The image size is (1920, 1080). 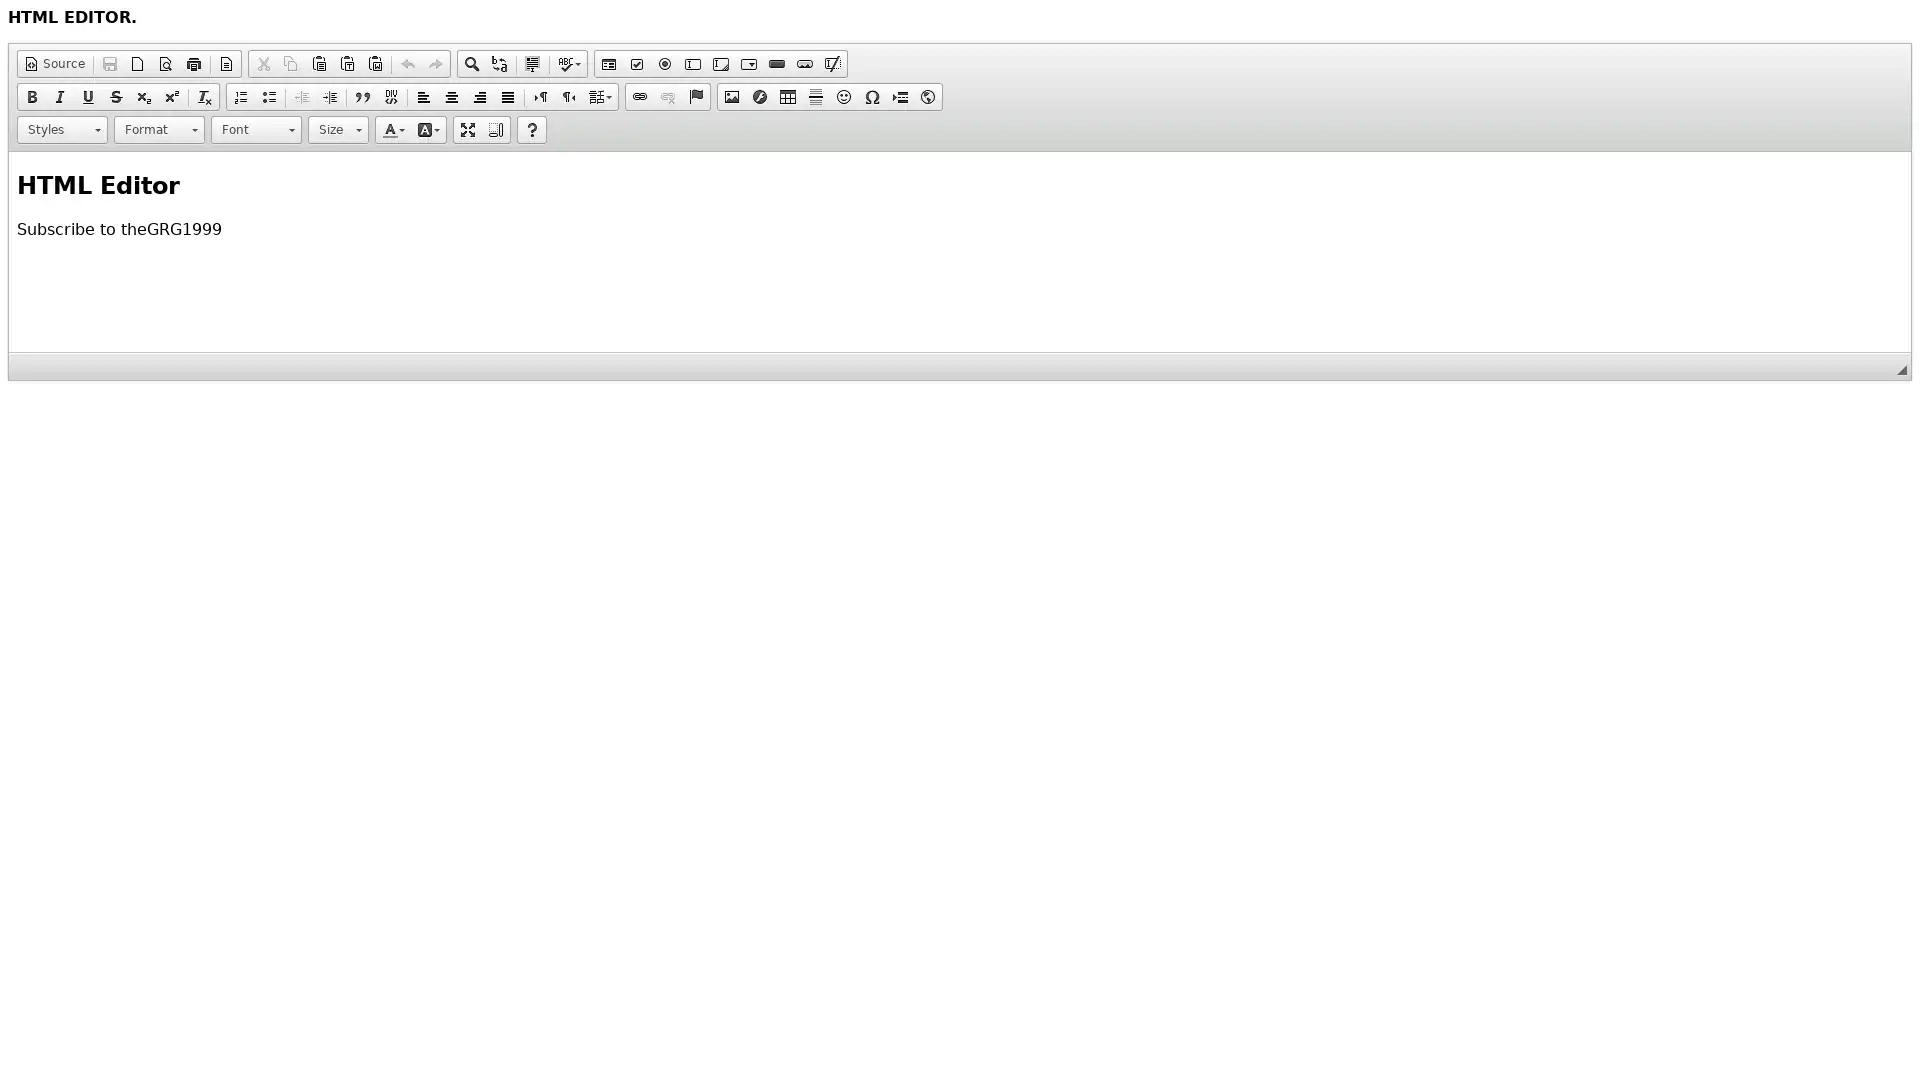 I want to click on Table, so click(x=786, y=96).